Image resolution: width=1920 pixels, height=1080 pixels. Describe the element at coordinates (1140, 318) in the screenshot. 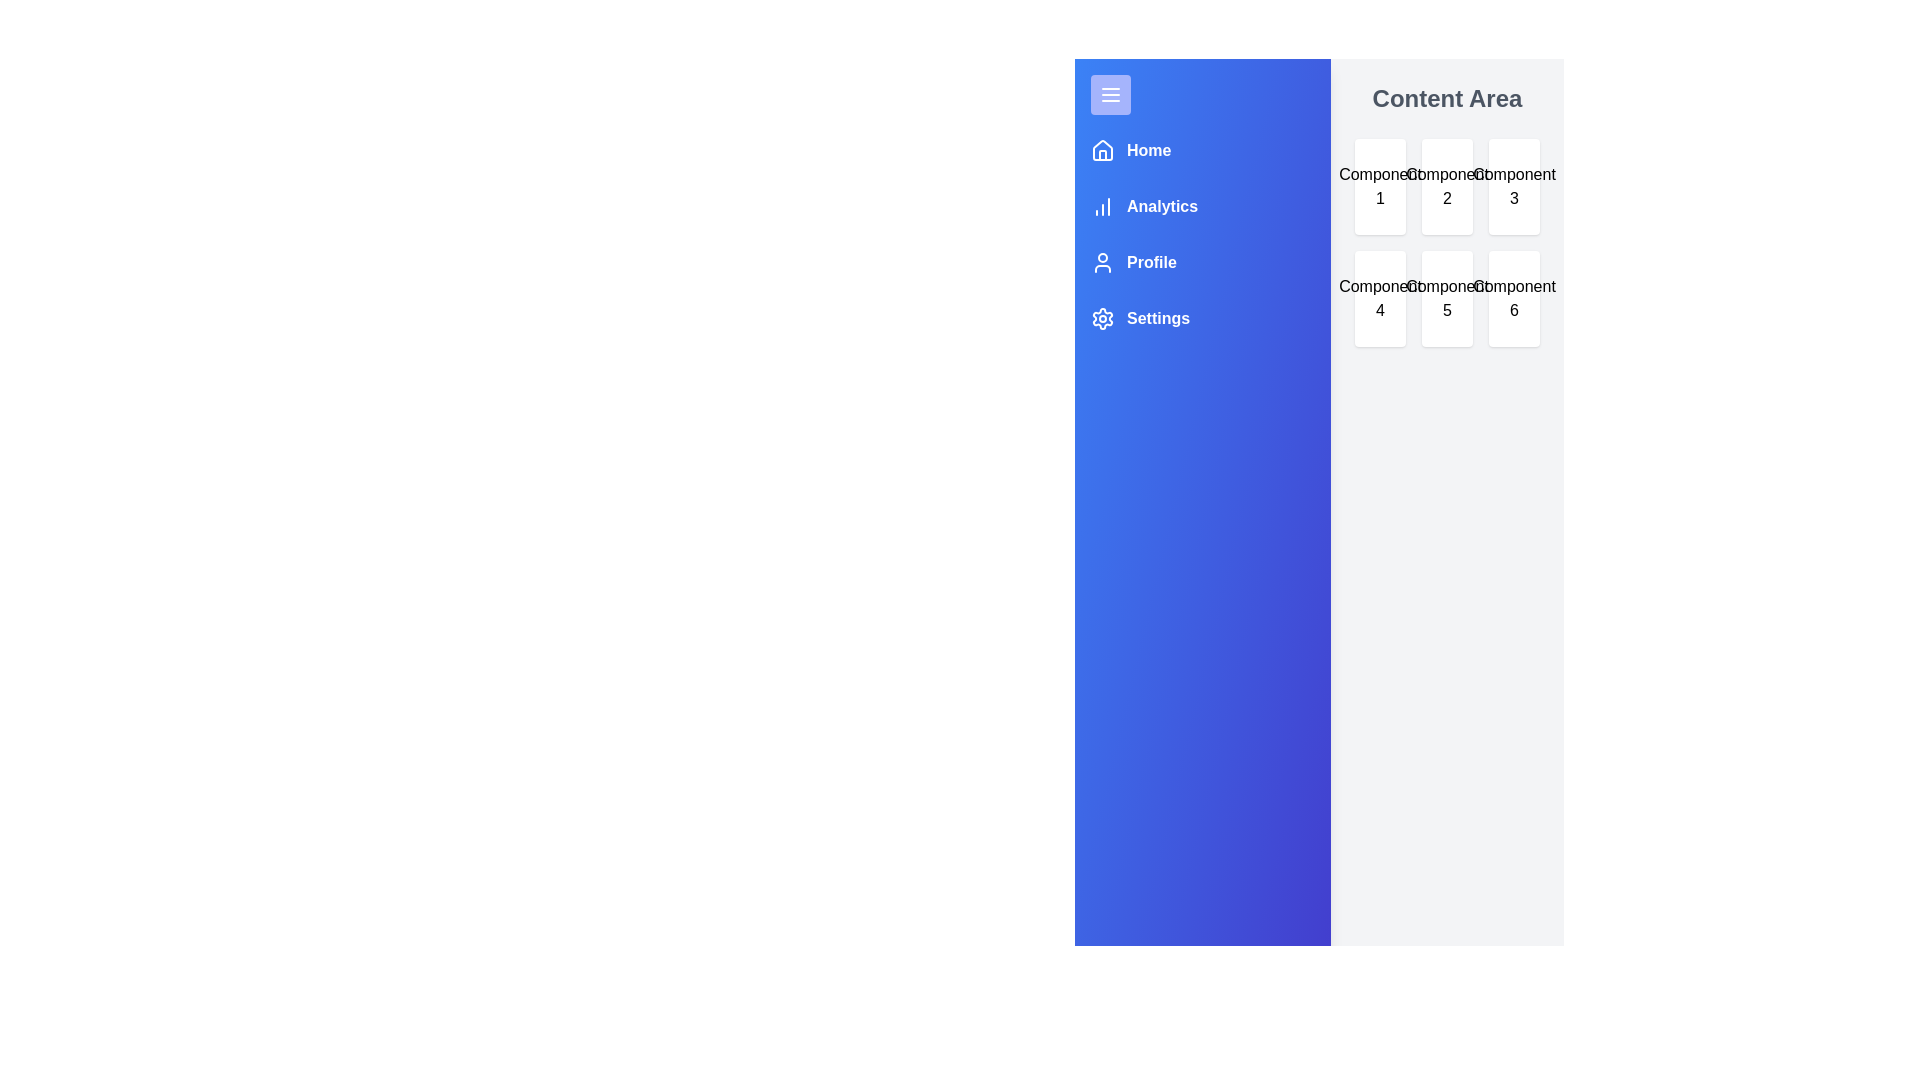

I see `the navigation menu item Settings` at that location.